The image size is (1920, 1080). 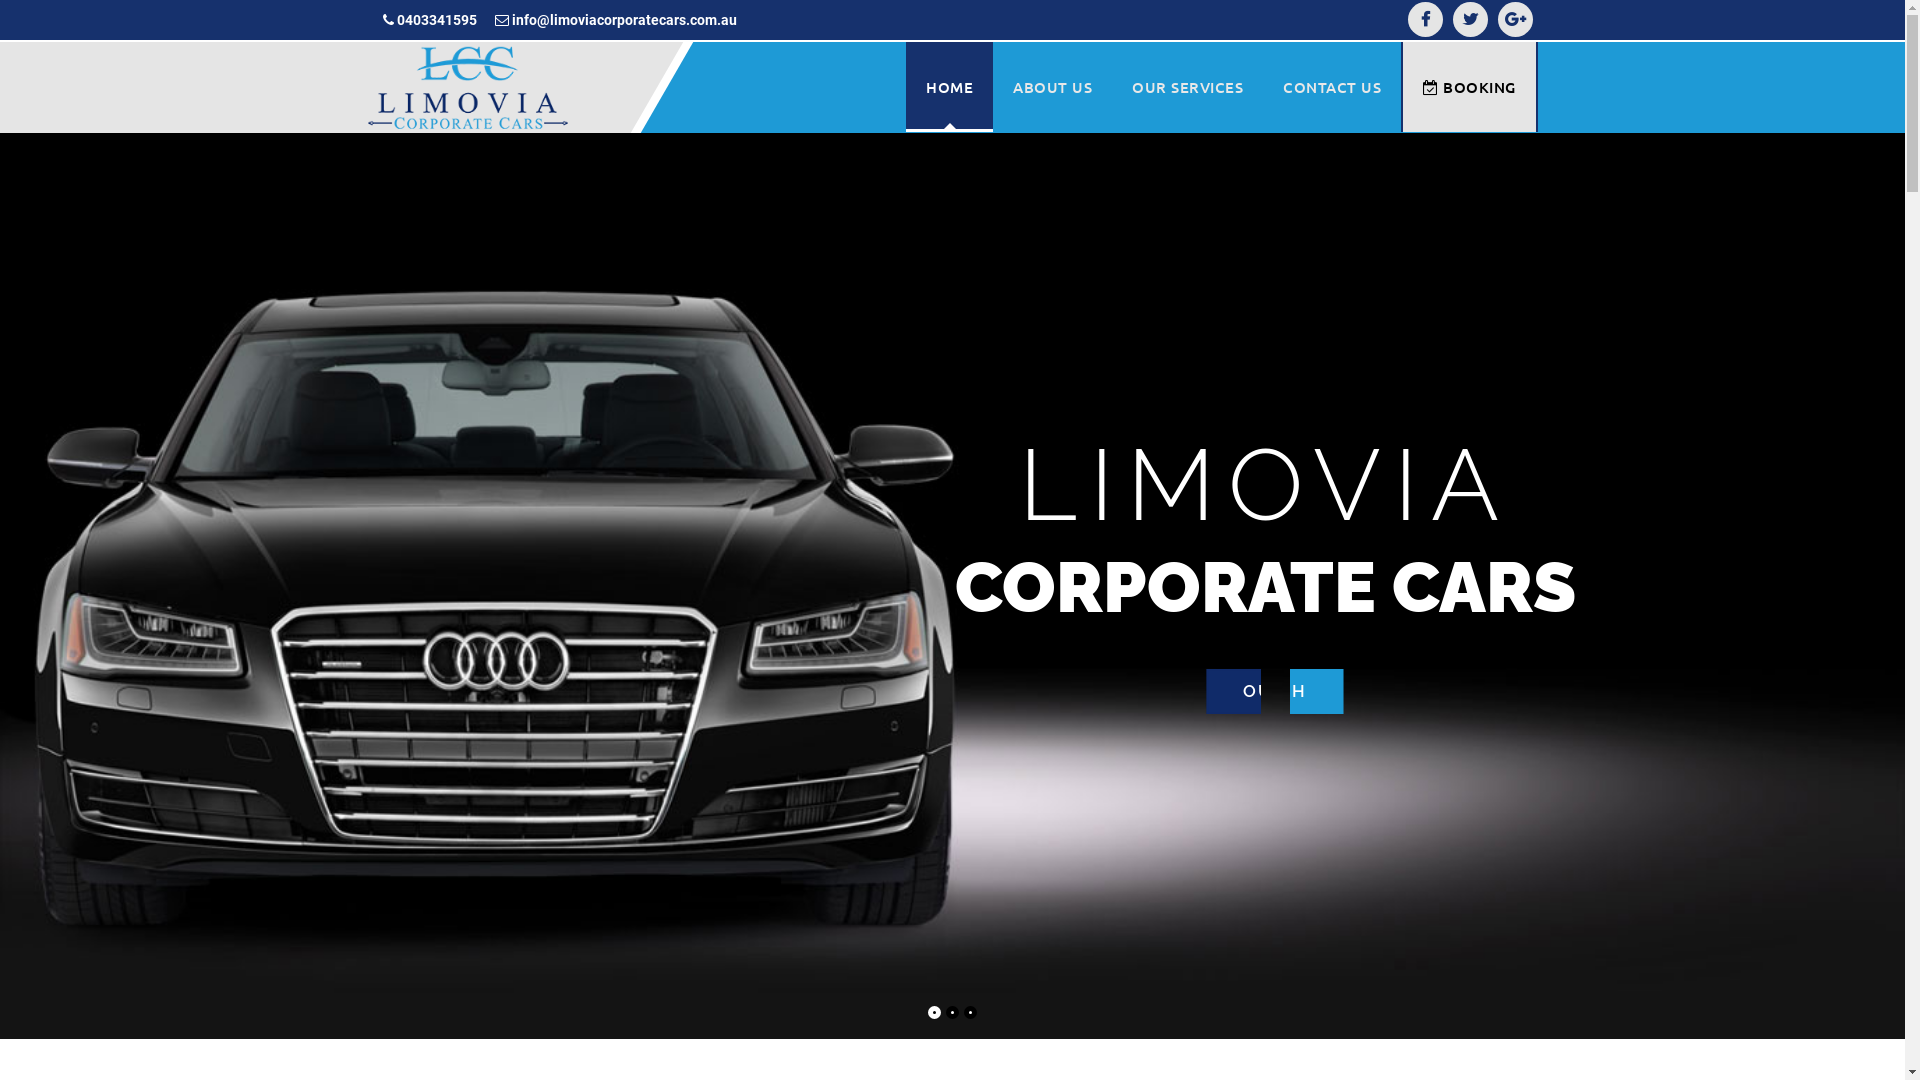 What do you see at coordinates (948, 86) in the screenshot?
I see `'HOME'` at bounding box center [948, 86].